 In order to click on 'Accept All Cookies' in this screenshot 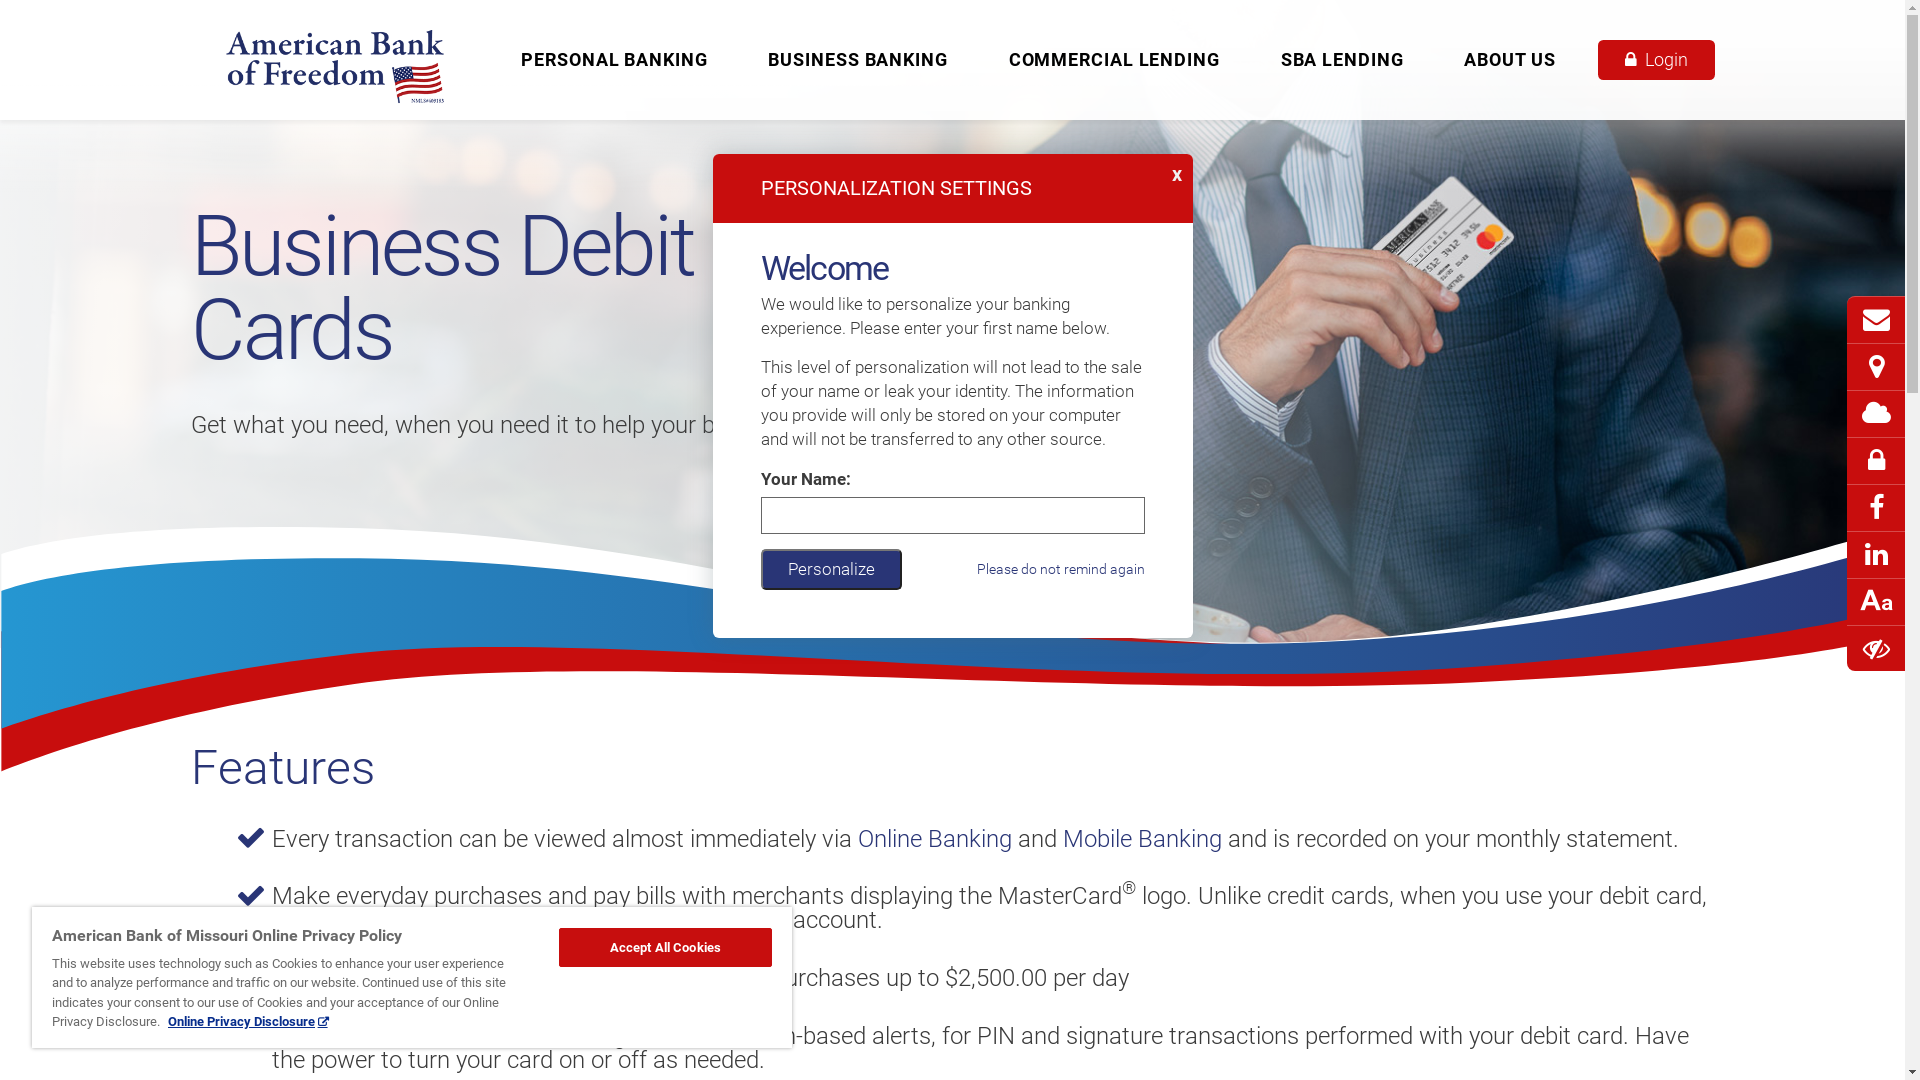, I will do `click(665, 946)`.